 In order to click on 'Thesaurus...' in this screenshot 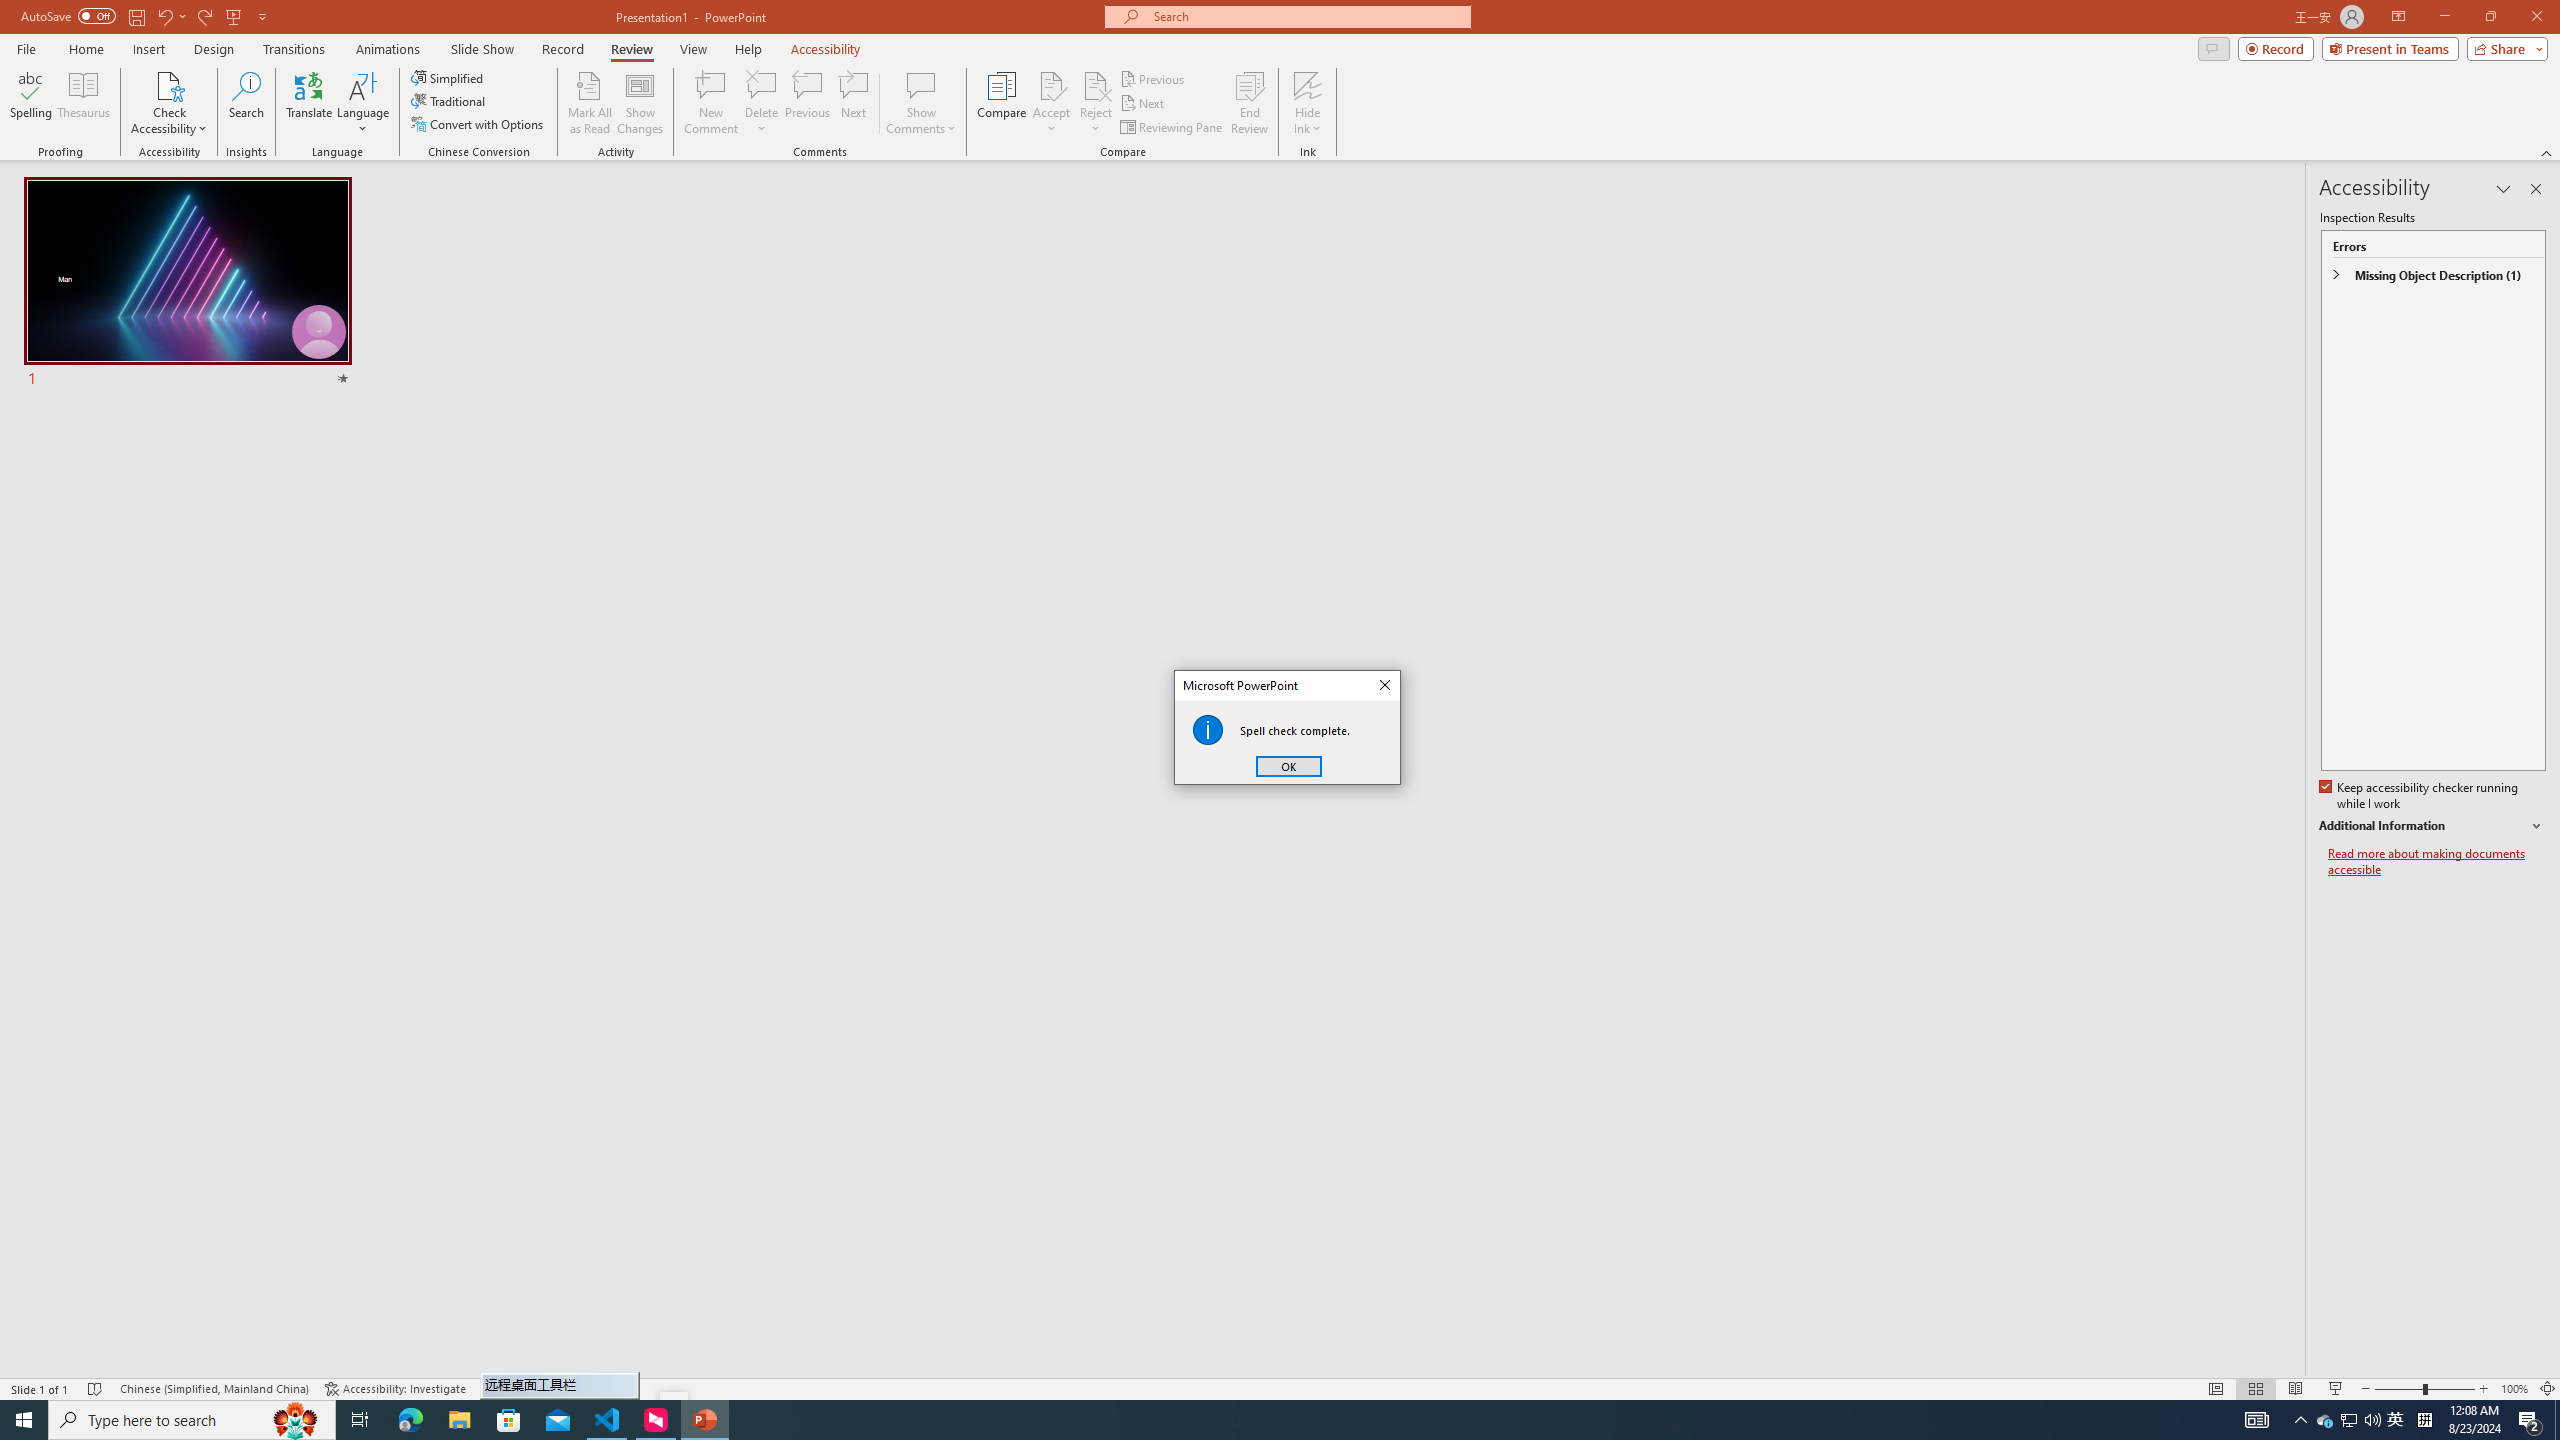, I will do `click(82, 103)`.